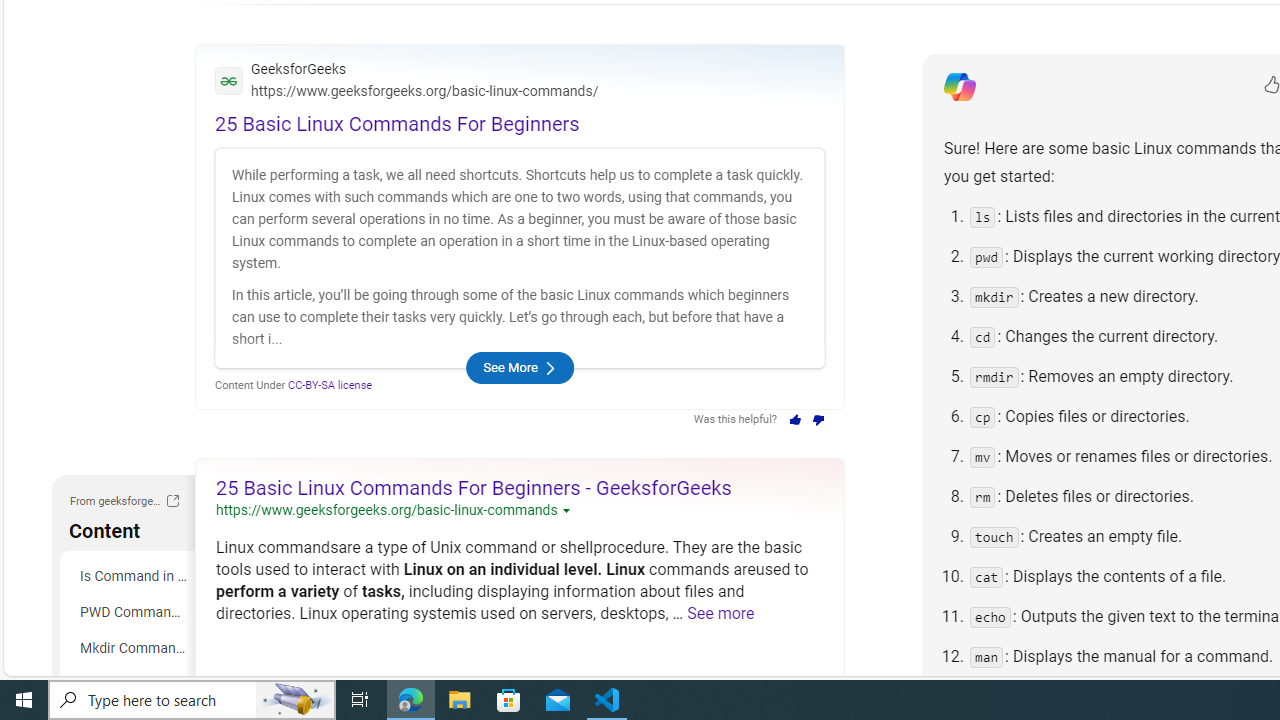  I want to click on 'From geeksforgeeks.org', so click(172, 500).